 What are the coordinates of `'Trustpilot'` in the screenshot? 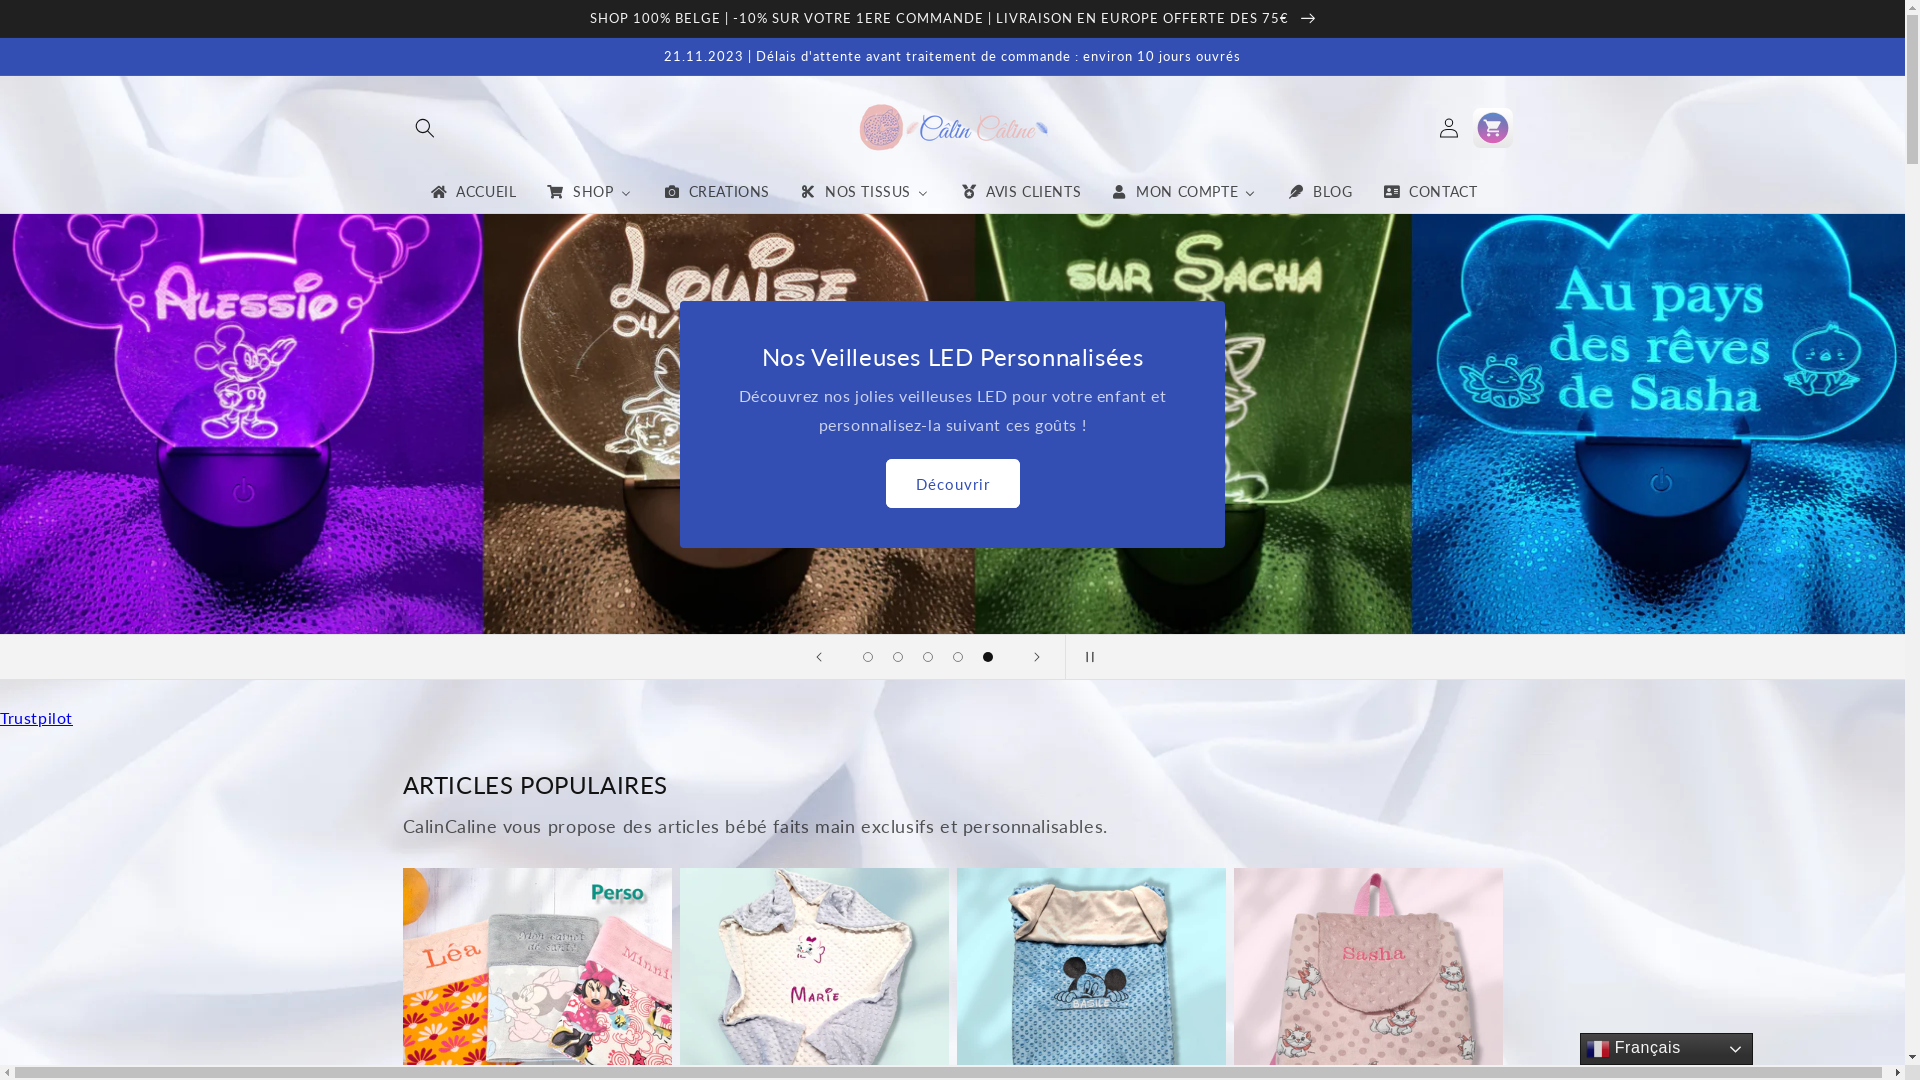 It's located at (36, 716).